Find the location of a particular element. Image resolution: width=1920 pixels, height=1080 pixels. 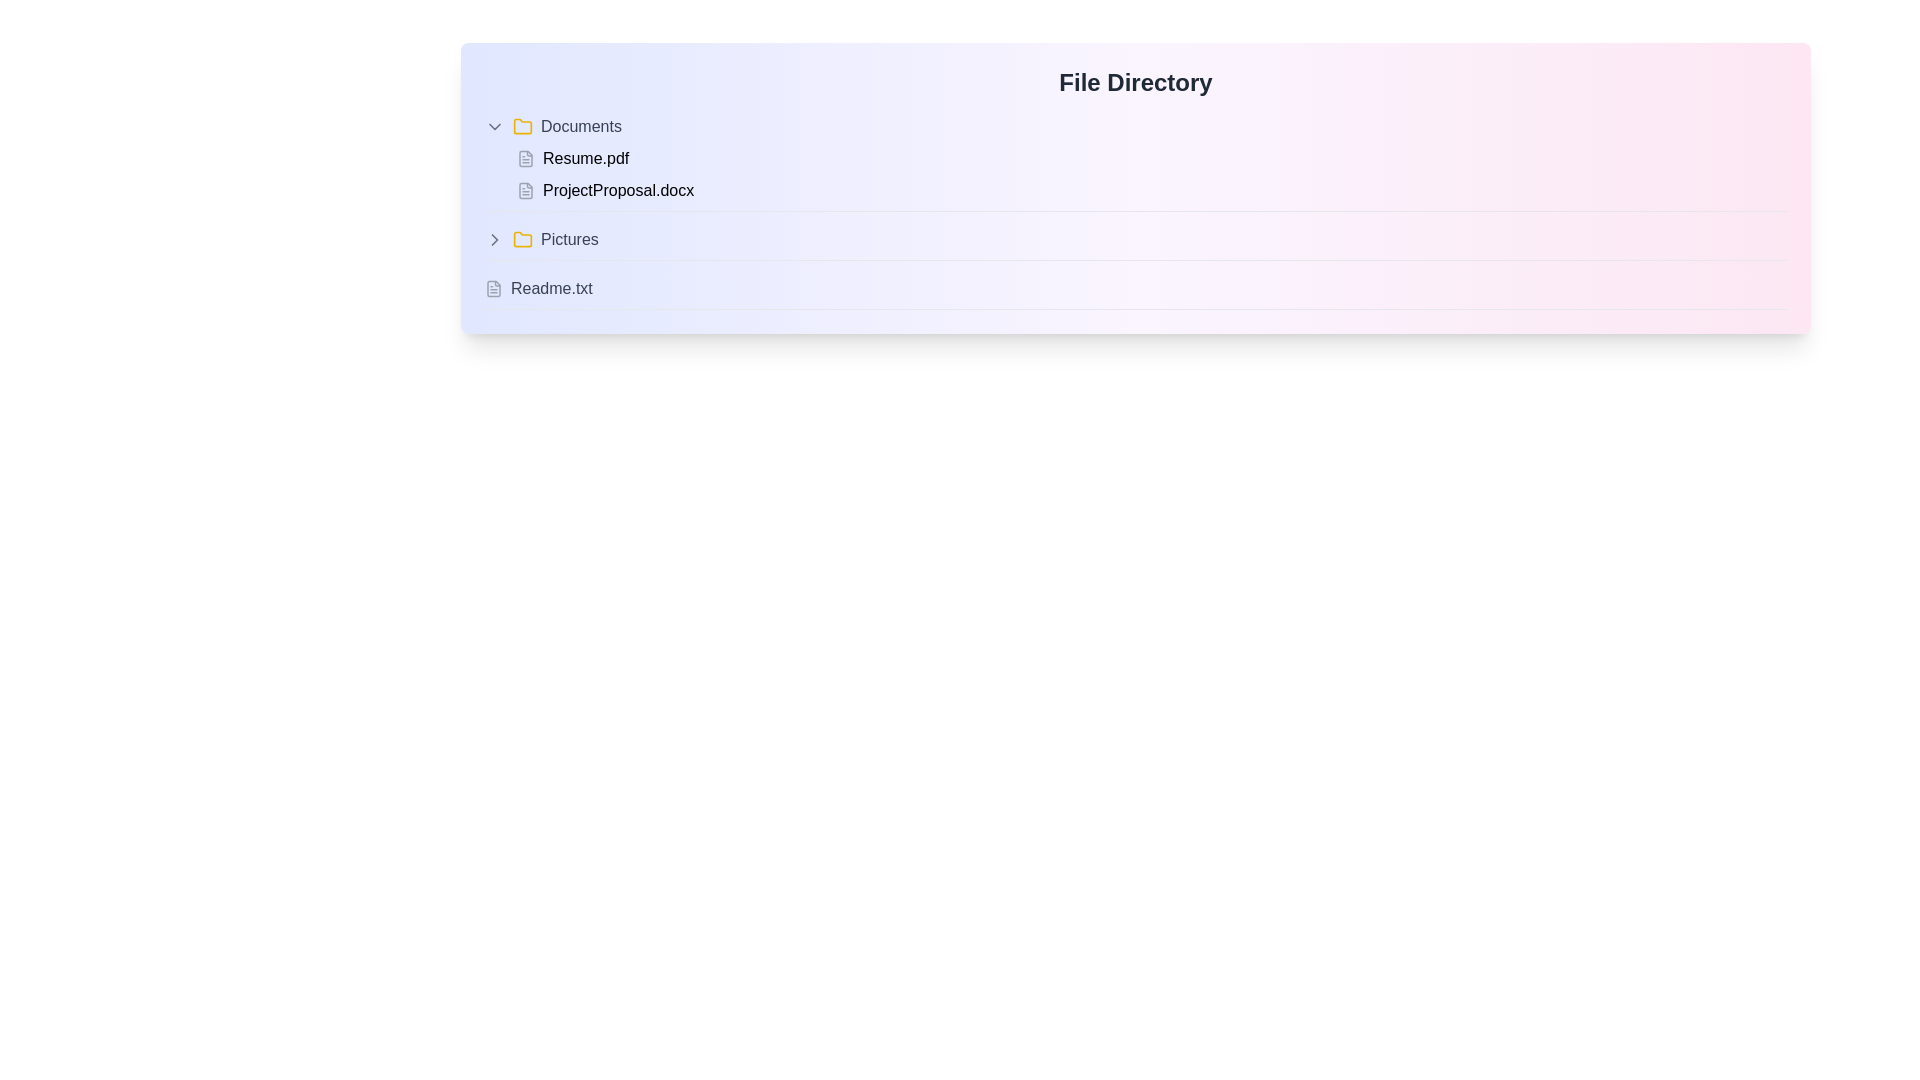

the file icon resembling a document, which is located next to the text labeled 'Resume.pdf' is located at coordinates (526, 157).